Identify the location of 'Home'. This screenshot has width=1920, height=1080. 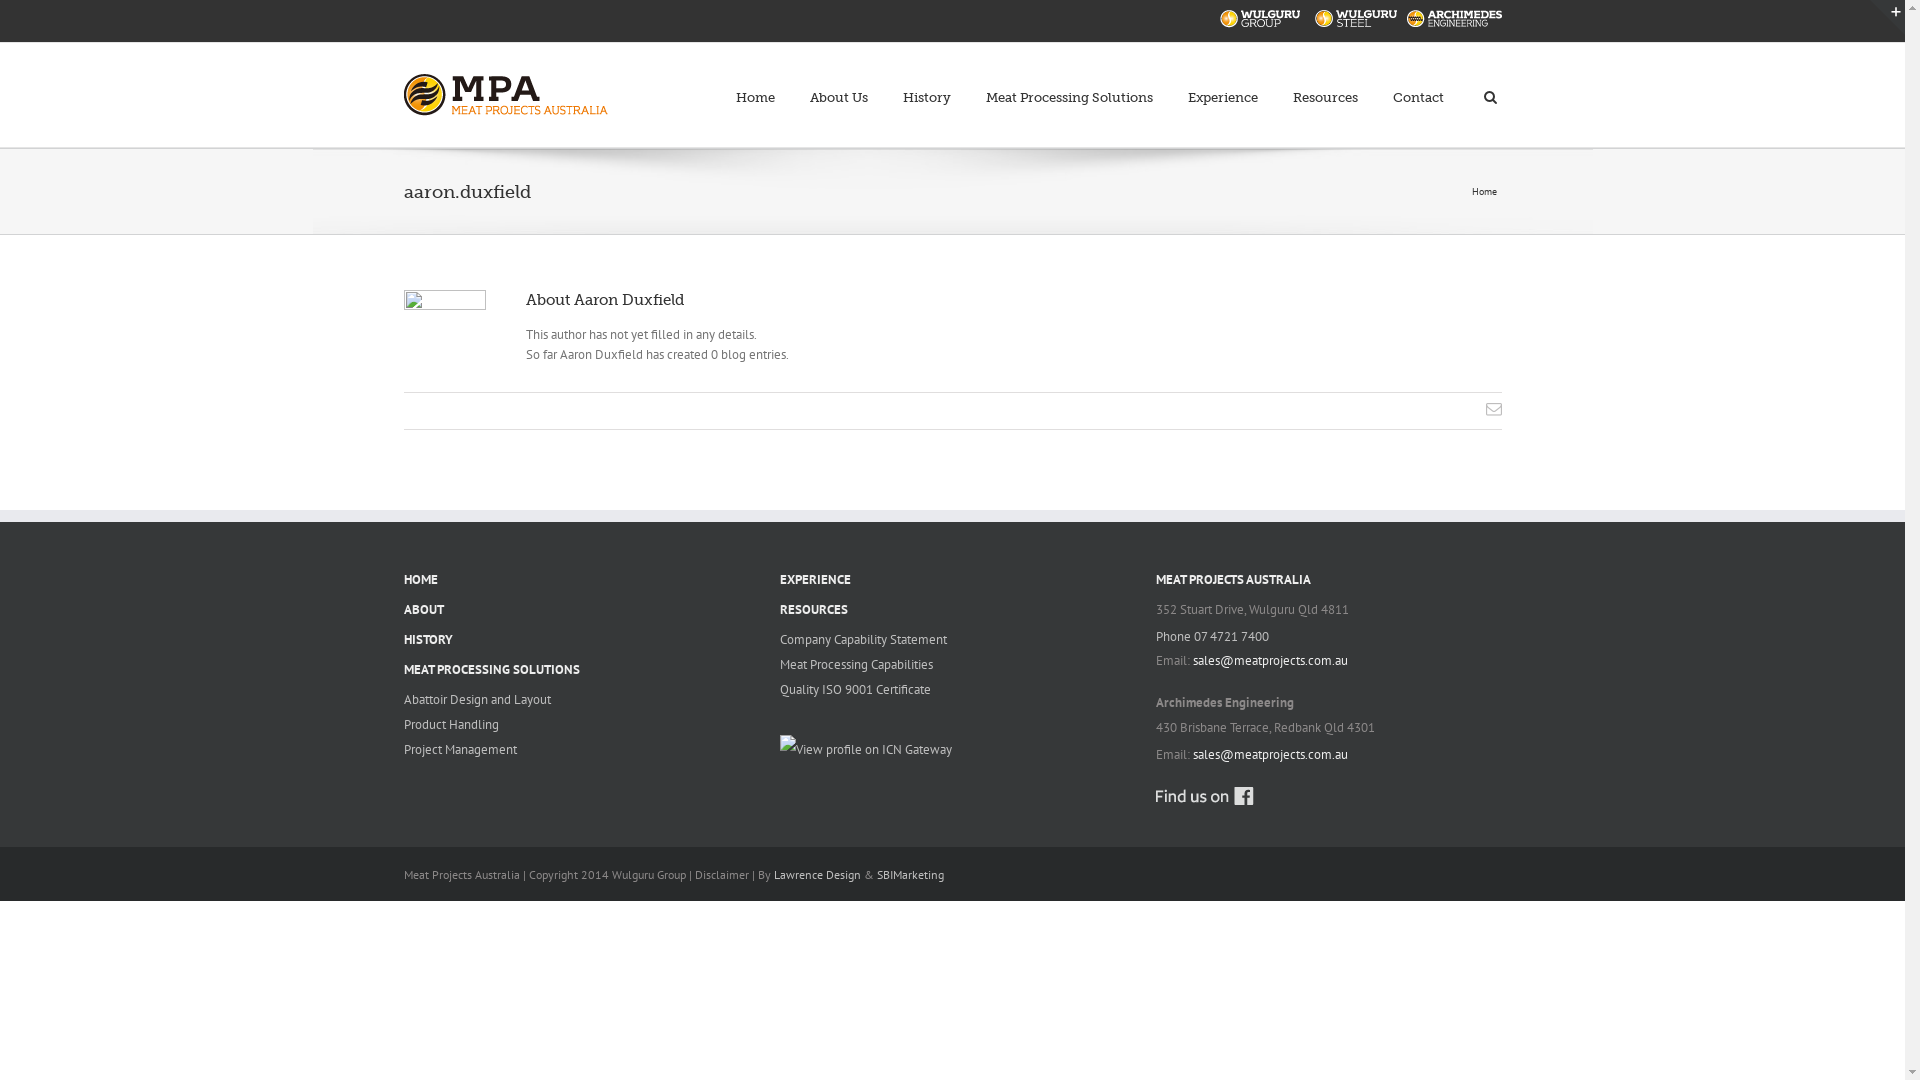
(754, 84).